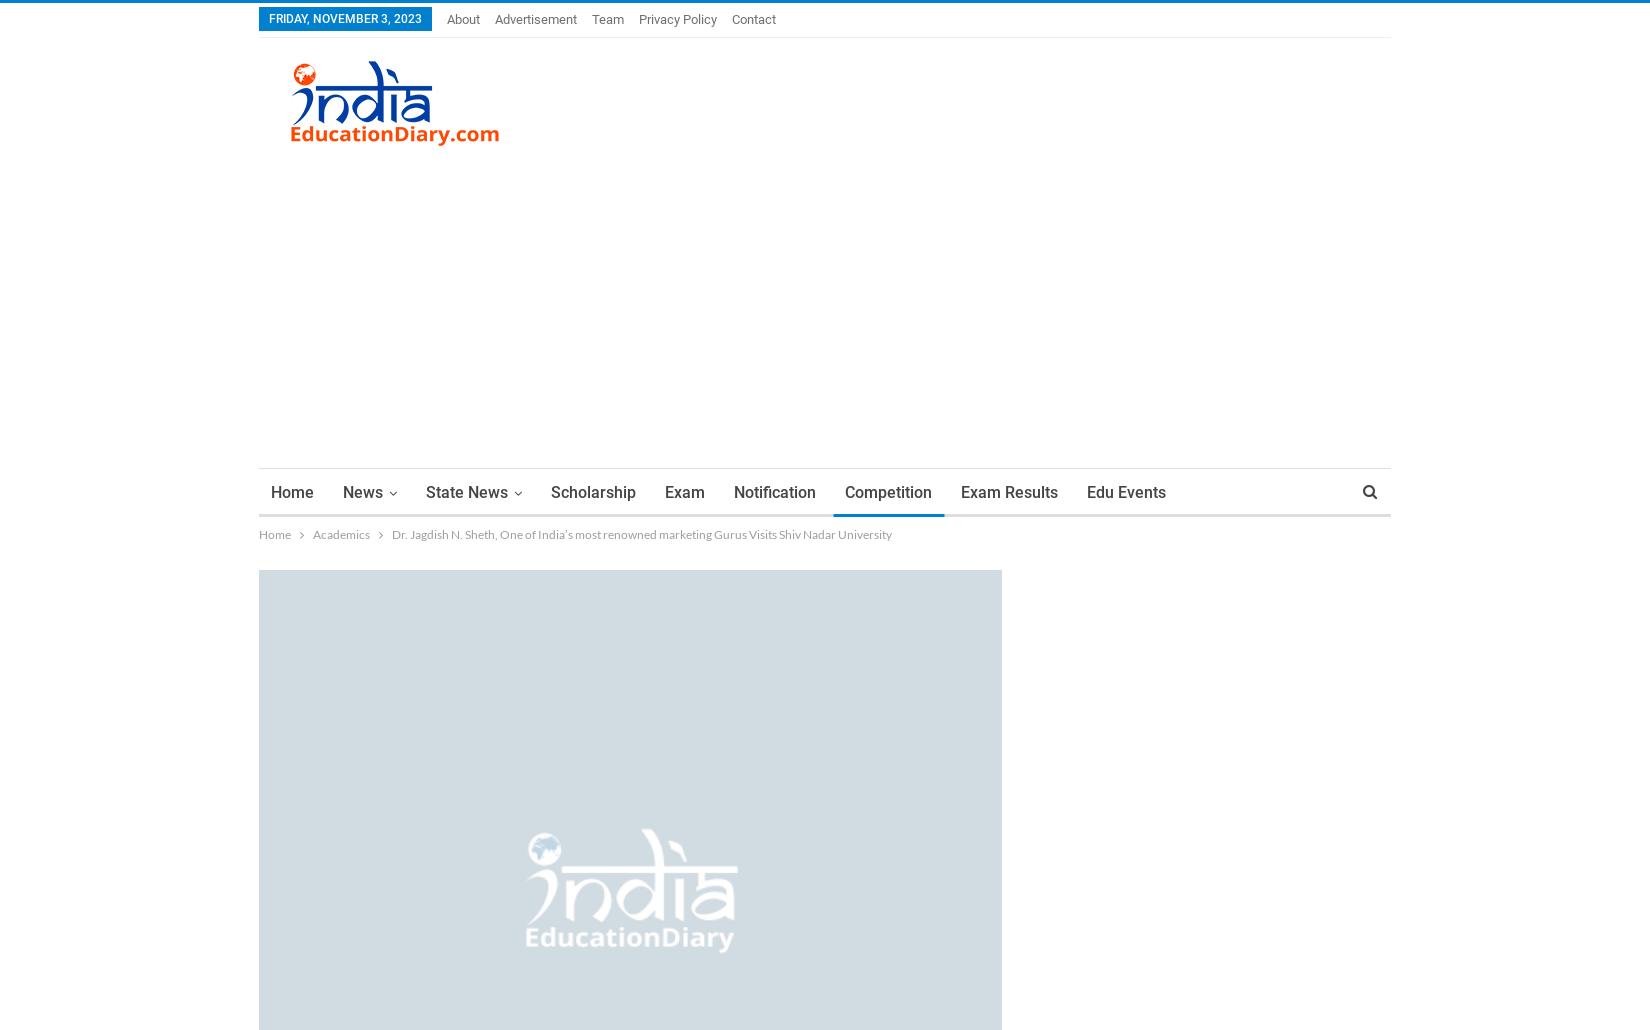 The image size is (1650, 1030). Describe the element at coordinates (465, 491) in the screenshot. I see `'State News'` at that location.